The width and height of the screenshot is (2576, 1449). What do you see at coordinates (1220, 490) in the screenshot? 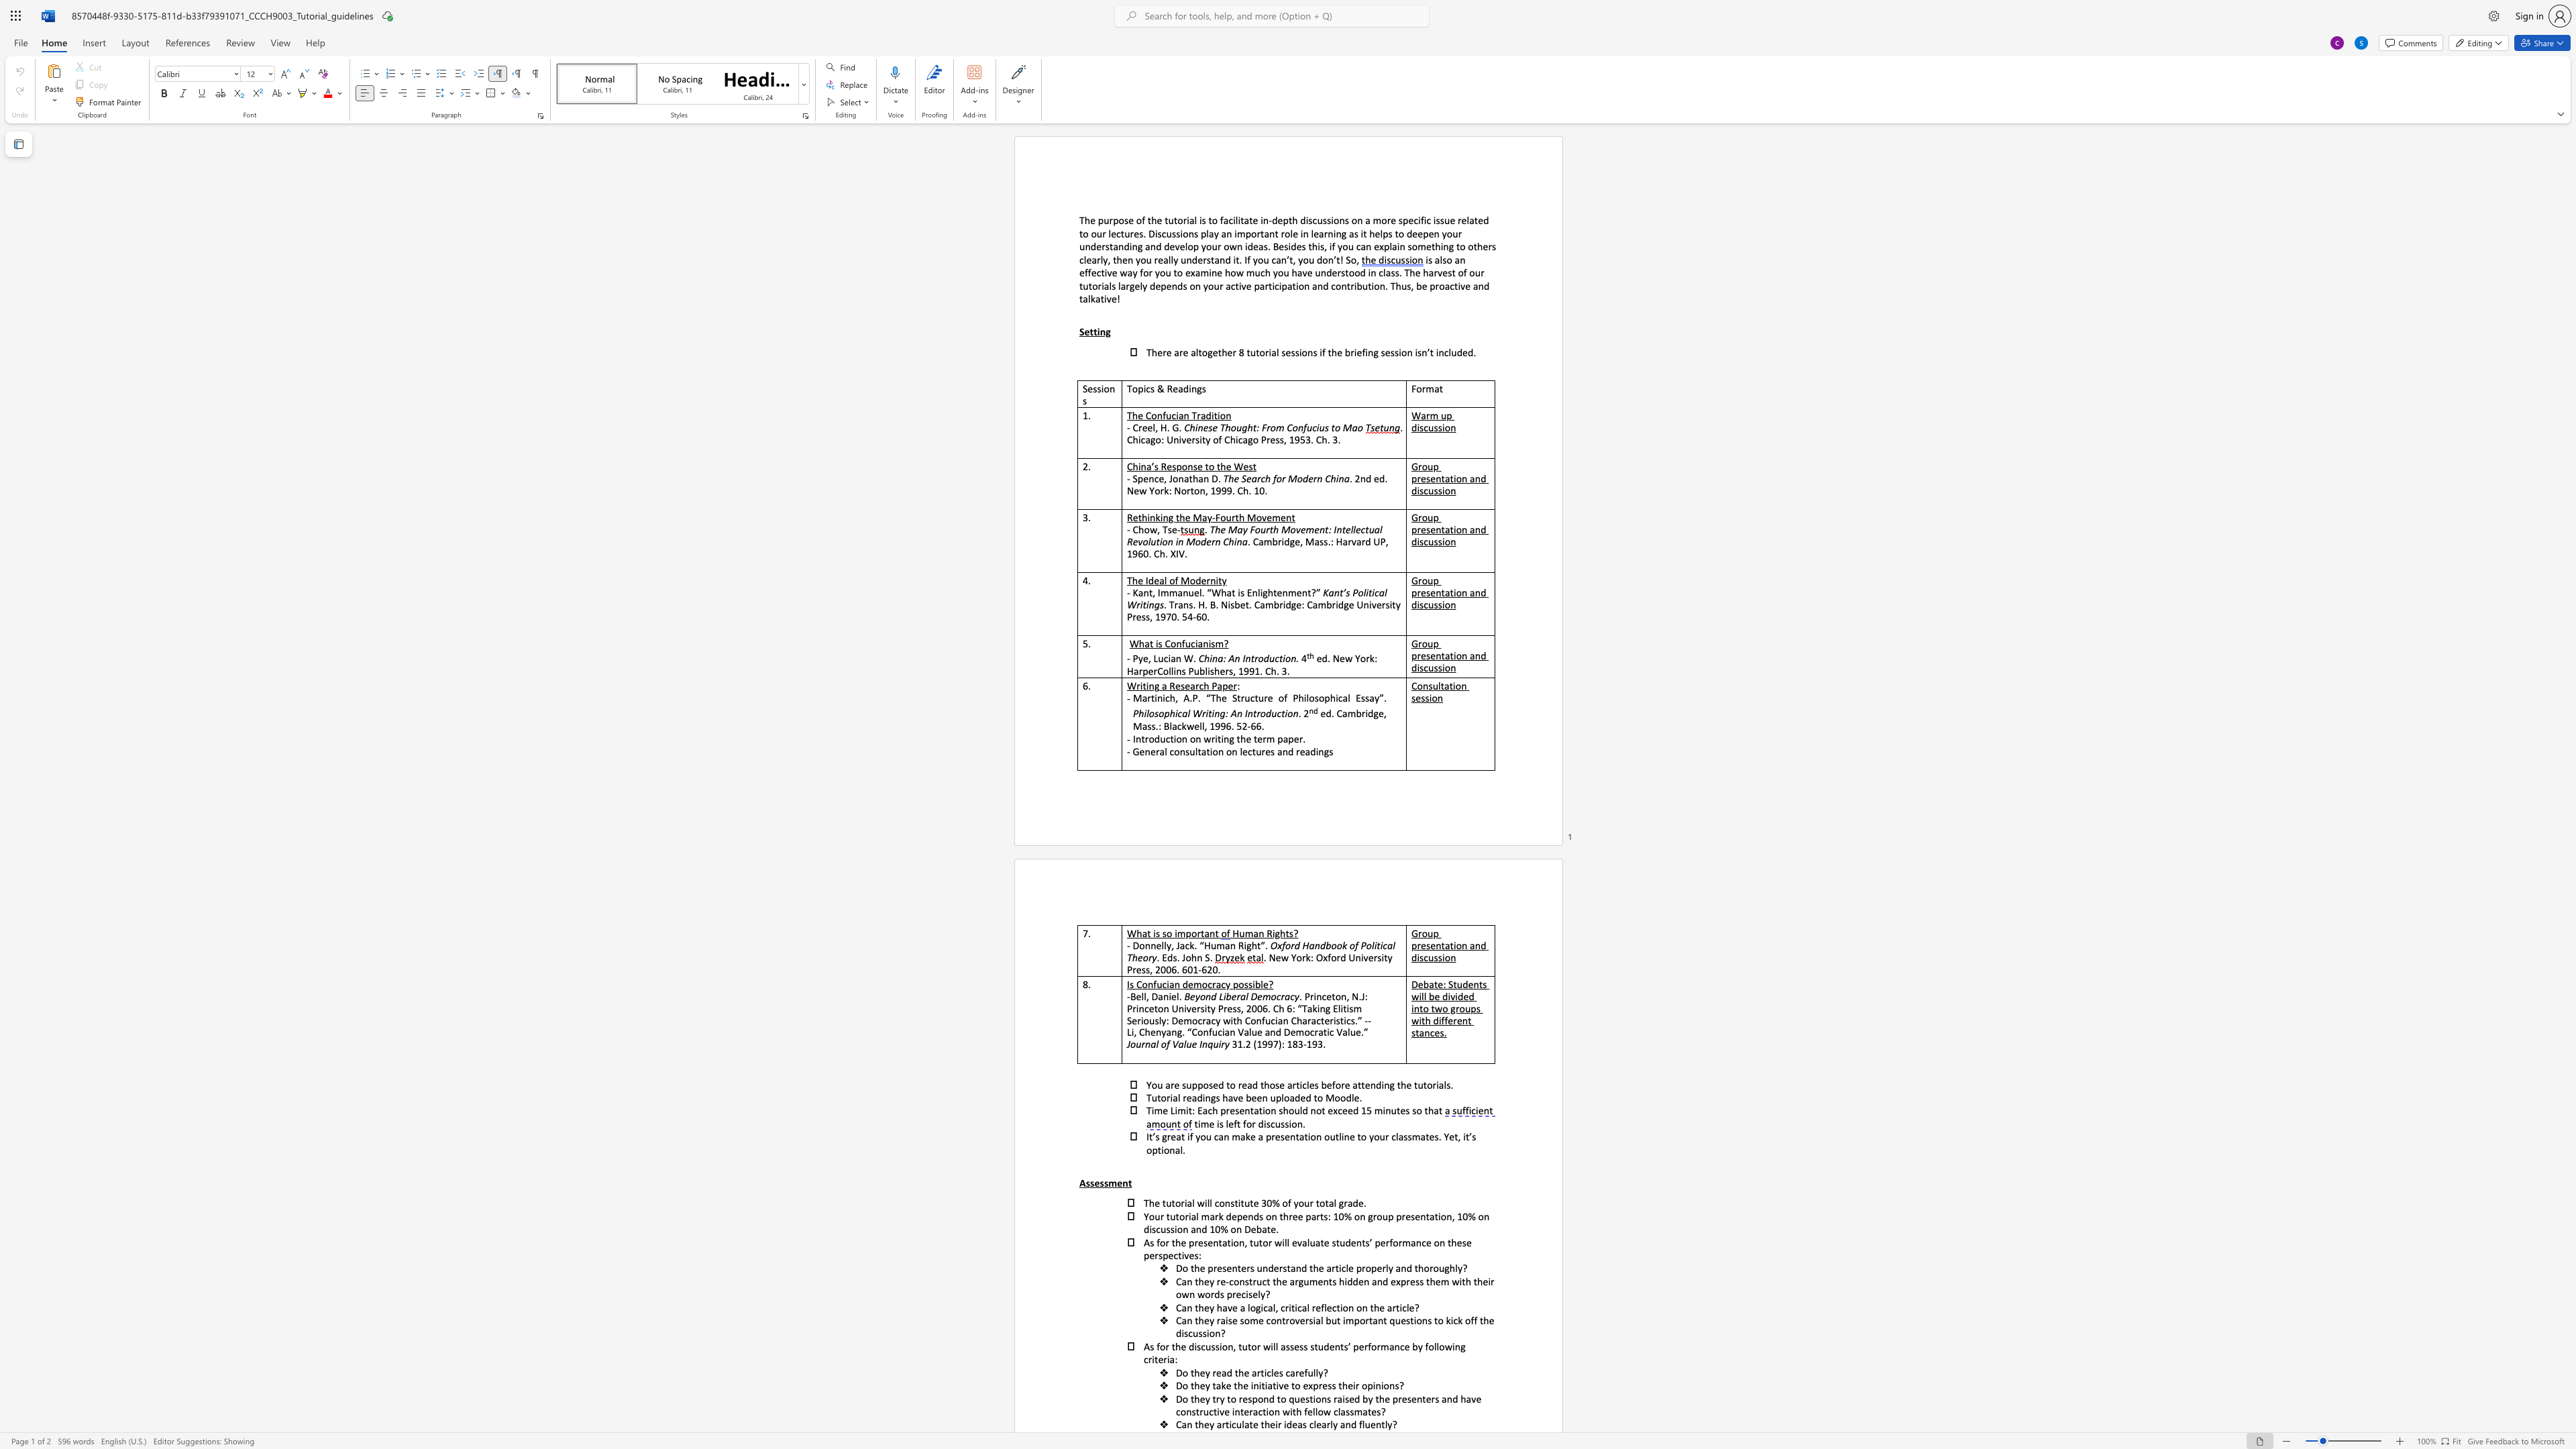
I see `the subset text "99. Ch. 10." within the text ". 2nd ed. New York: Norton, 1999. Ch. 10."` at bounding box center [1220, 490].